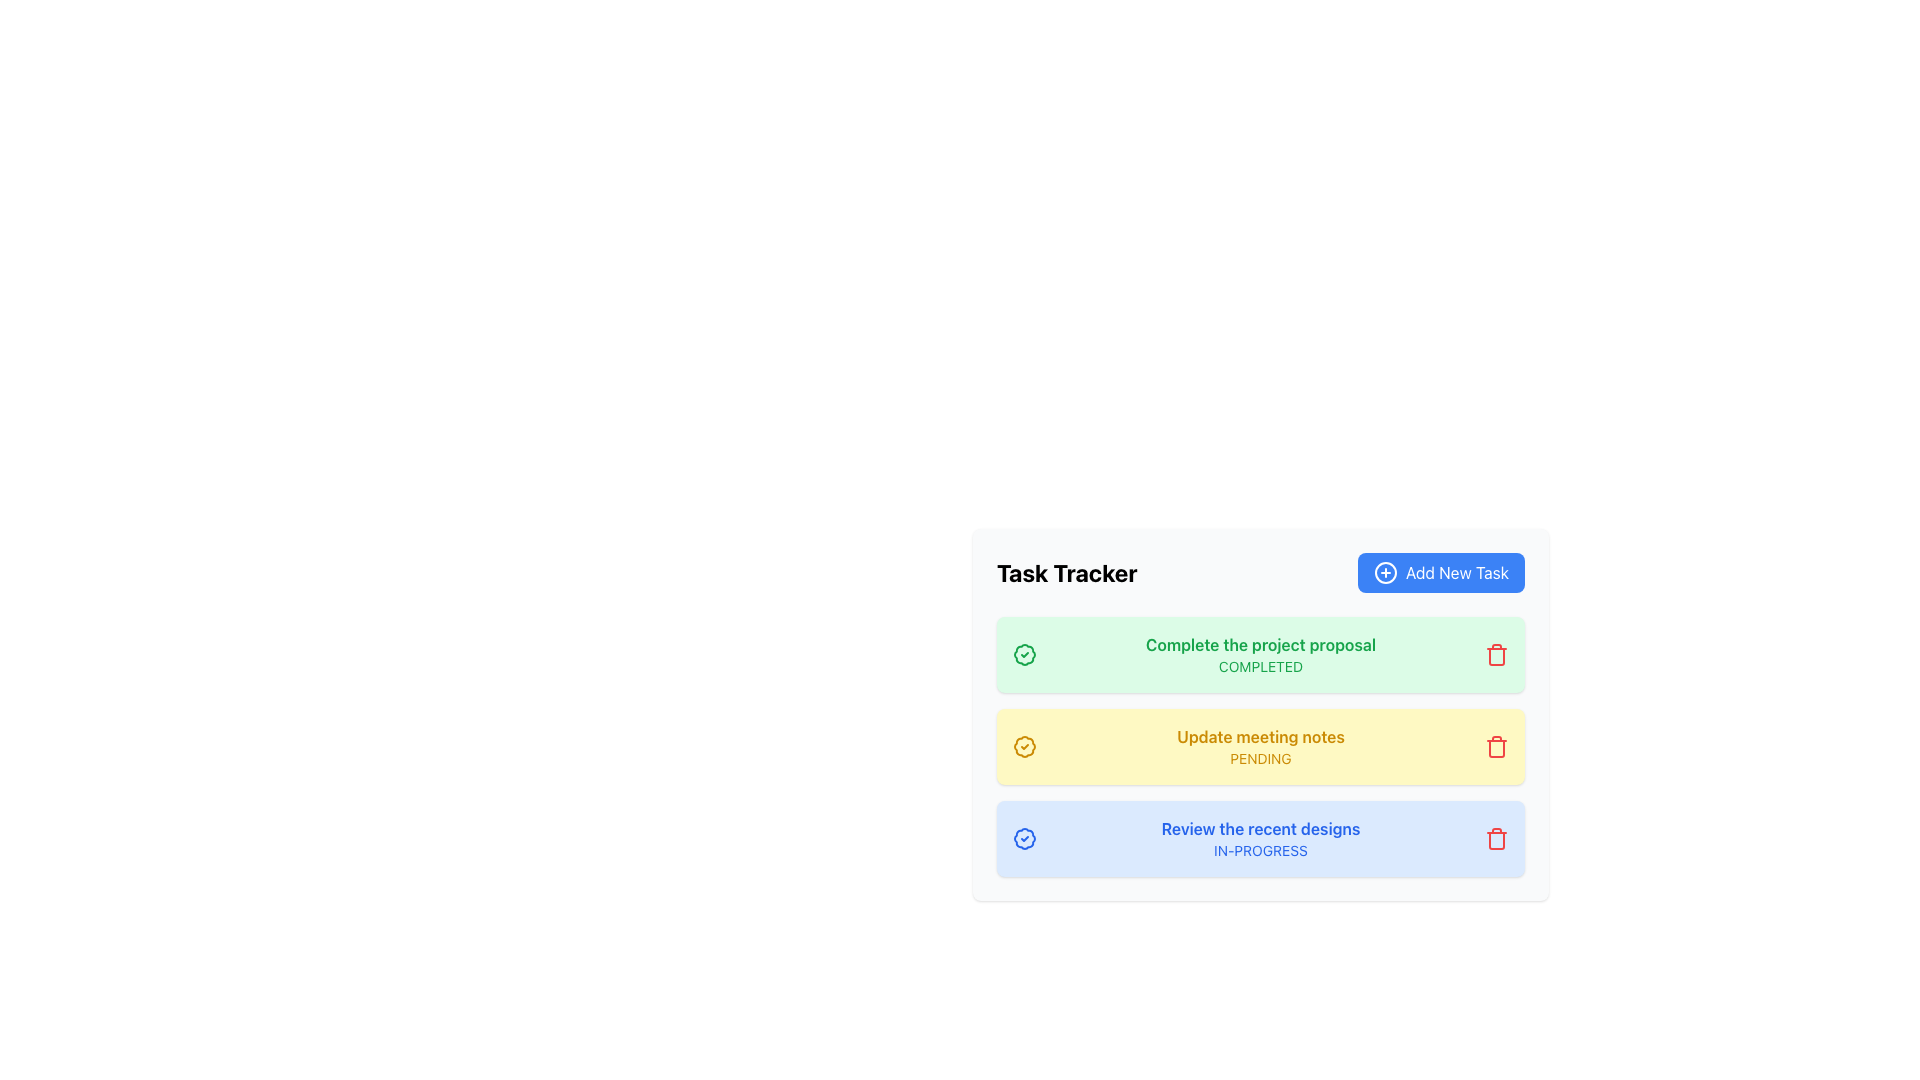 The height and width of the screenshot is (1080, 1920). What do you see at coordinates (1025, 747) in the screenshot?
I see `the circular badge icon with a scalloped edge, which is the leftmost element in the yellow-highlighted row titled 'Update meeting notes'` at bounding box center [1025, 747].